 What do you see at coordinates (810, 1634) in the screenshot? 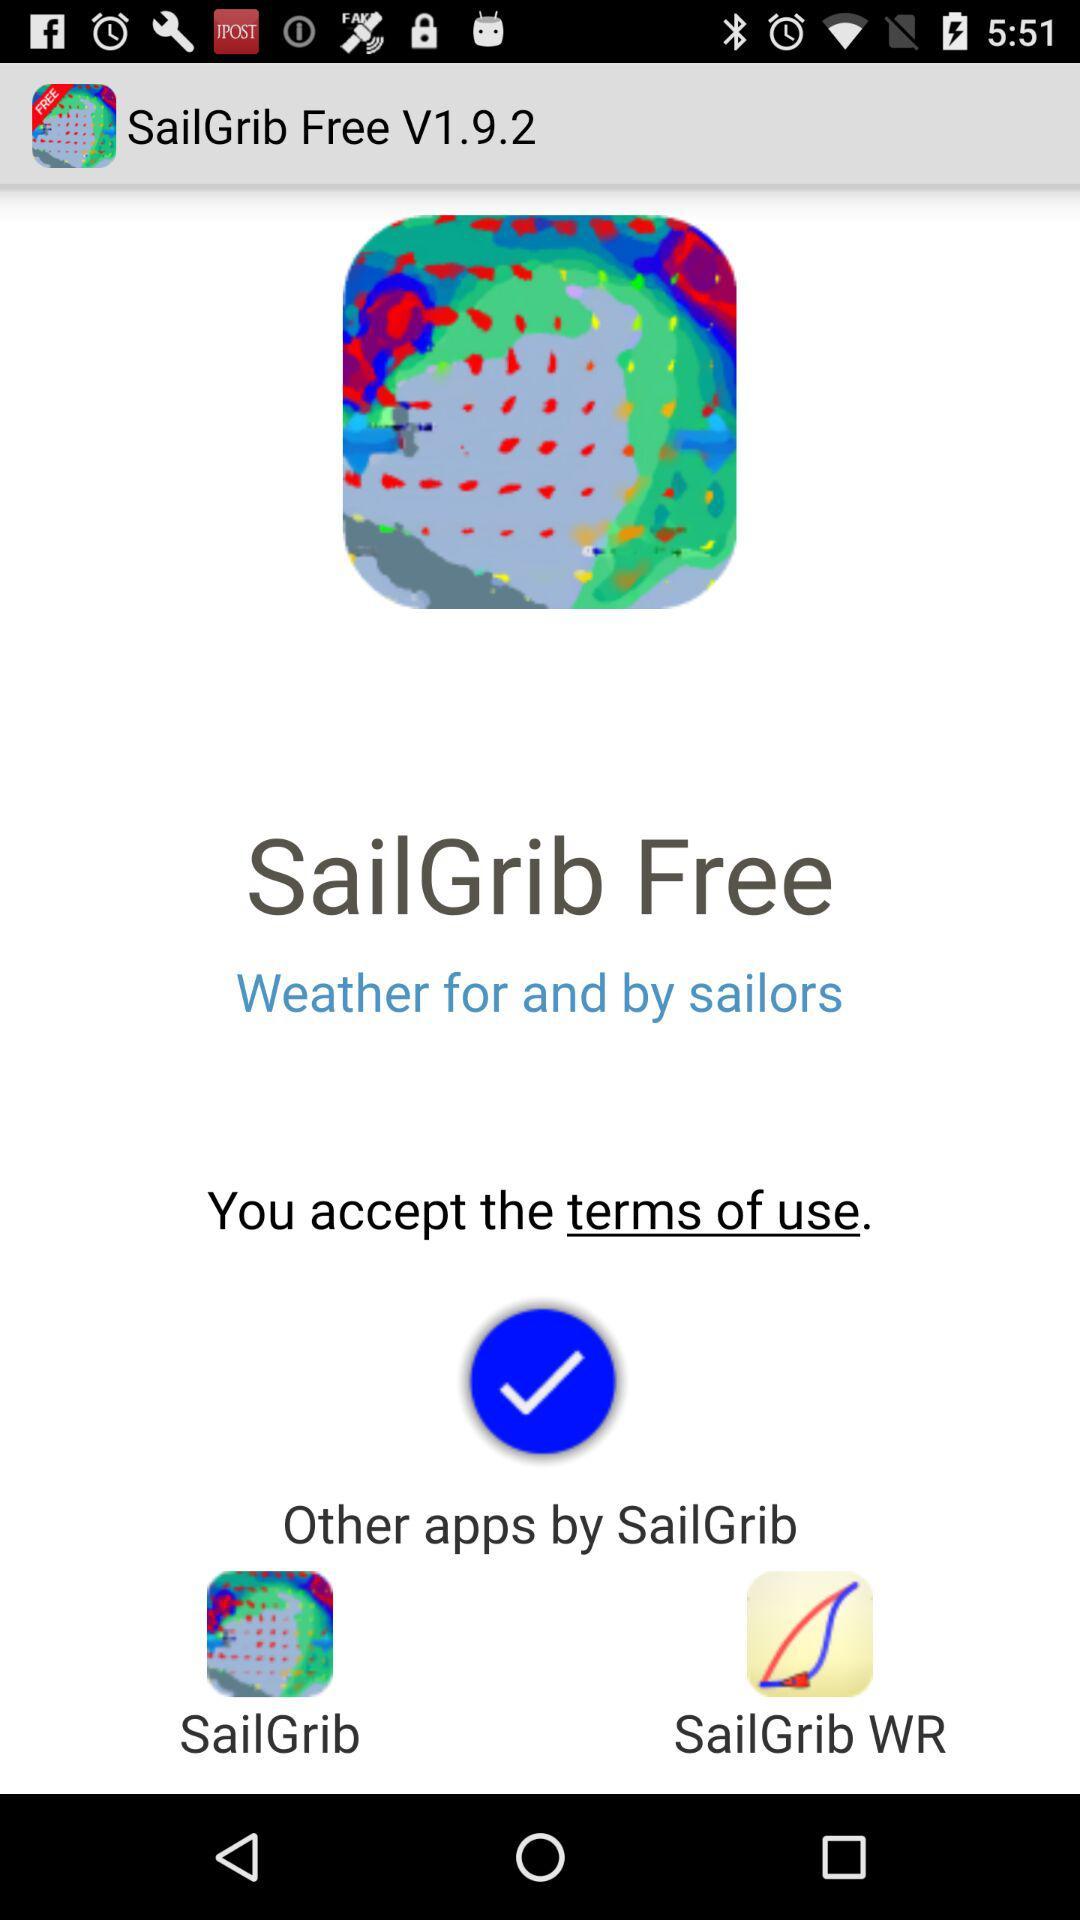
I see `download sailgrib app` at bounding box center [810, 1634].